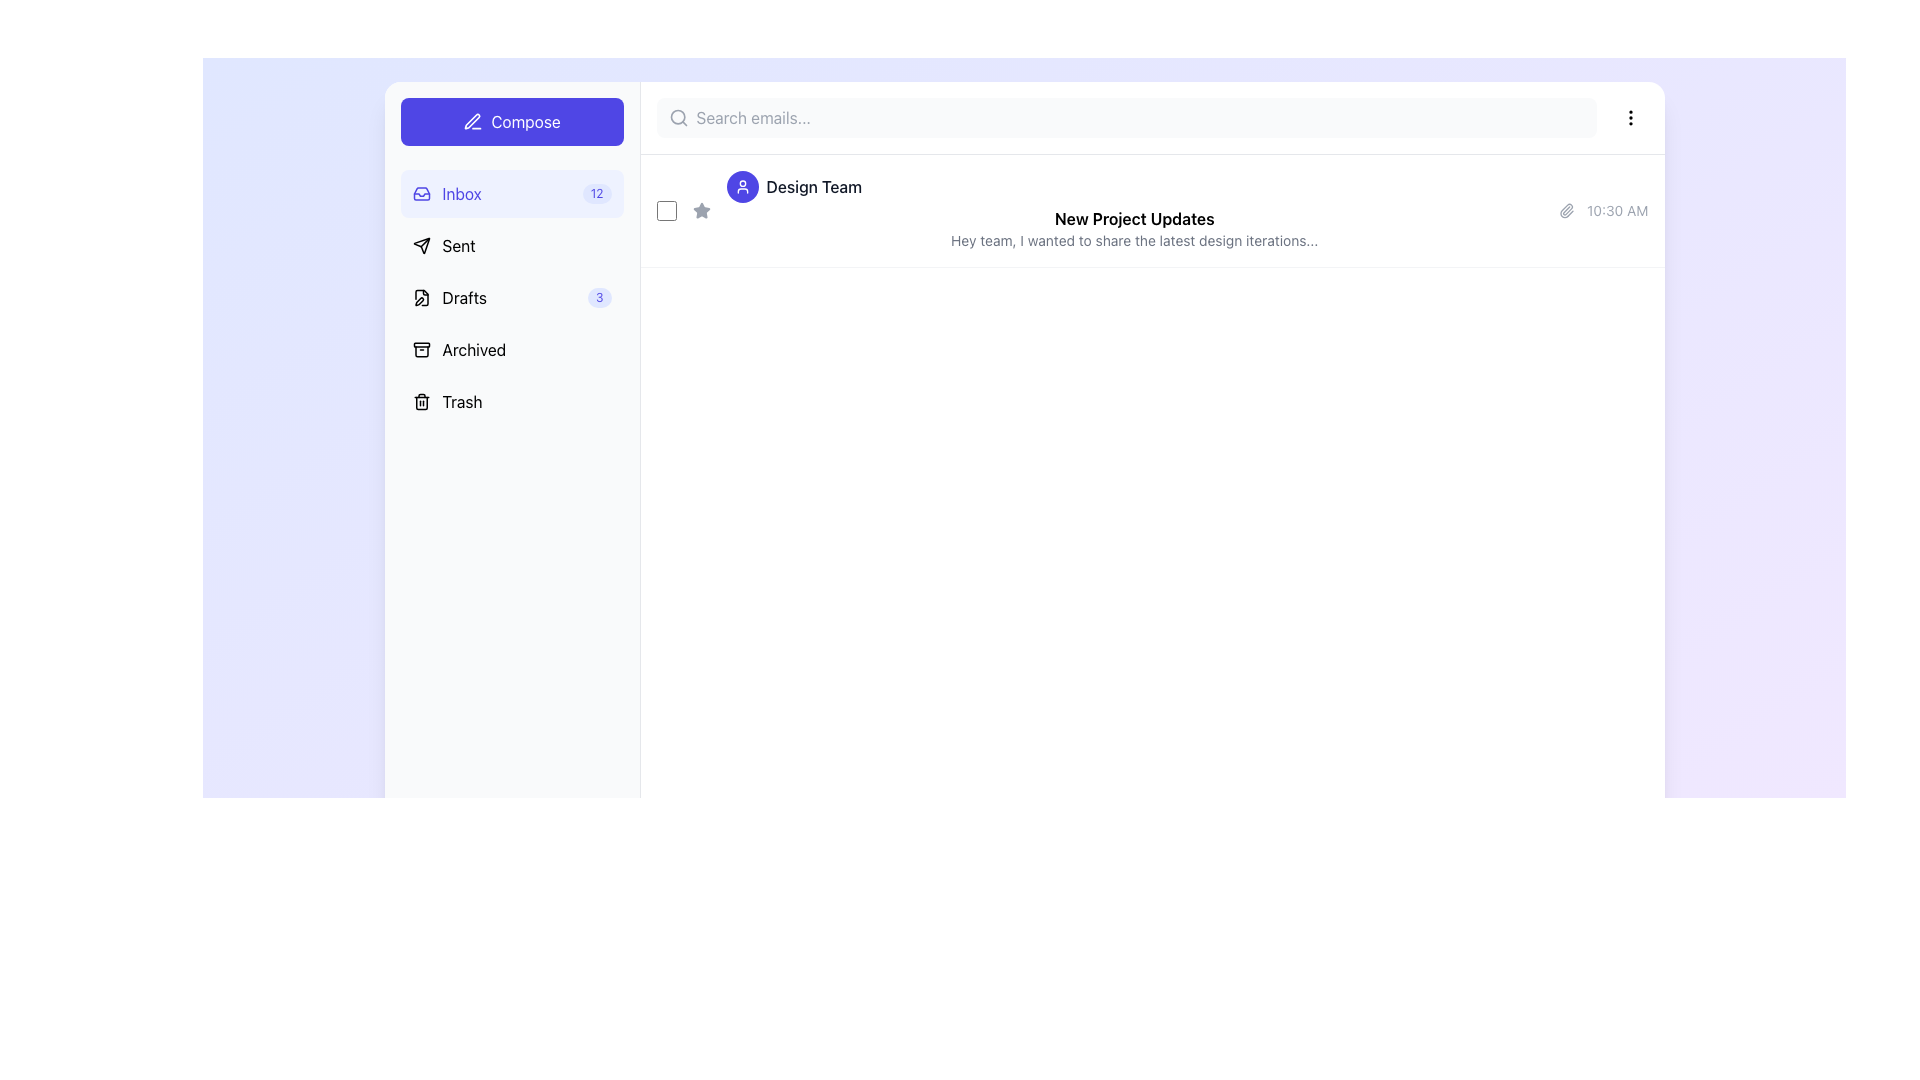 The image size is (1920, 1080). What do you see at coordinates (596, 193) in the screenshot?
I see `displayed number on the Notification badge located to the right of the 'Inbox' menu item in the sidebar` at bounding box center [596, 193].